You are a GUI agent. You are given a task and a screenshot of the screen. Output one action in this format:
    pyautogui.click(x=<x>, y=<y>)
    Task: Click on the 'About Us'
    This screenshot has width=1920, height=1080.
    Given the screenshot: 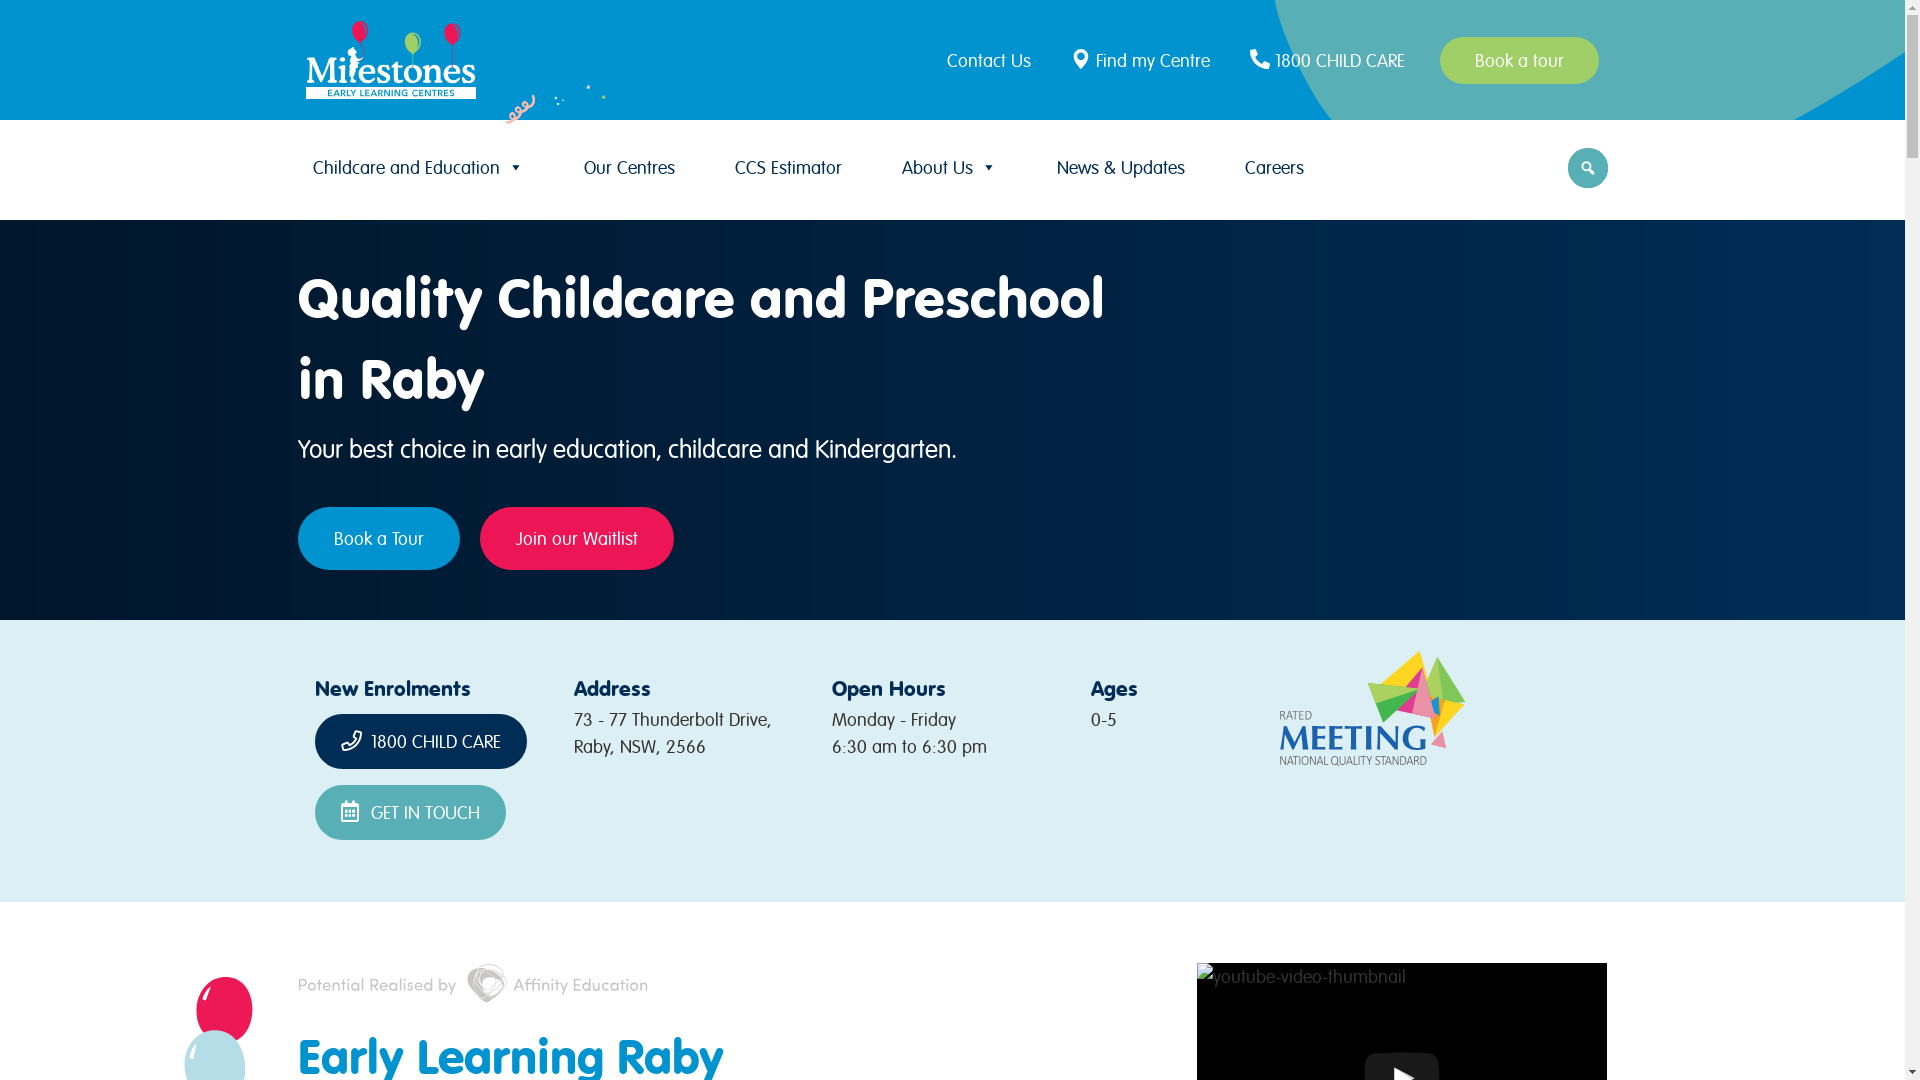 What is the action you would take?
    pyautogui.click(x=948, y=166)
    